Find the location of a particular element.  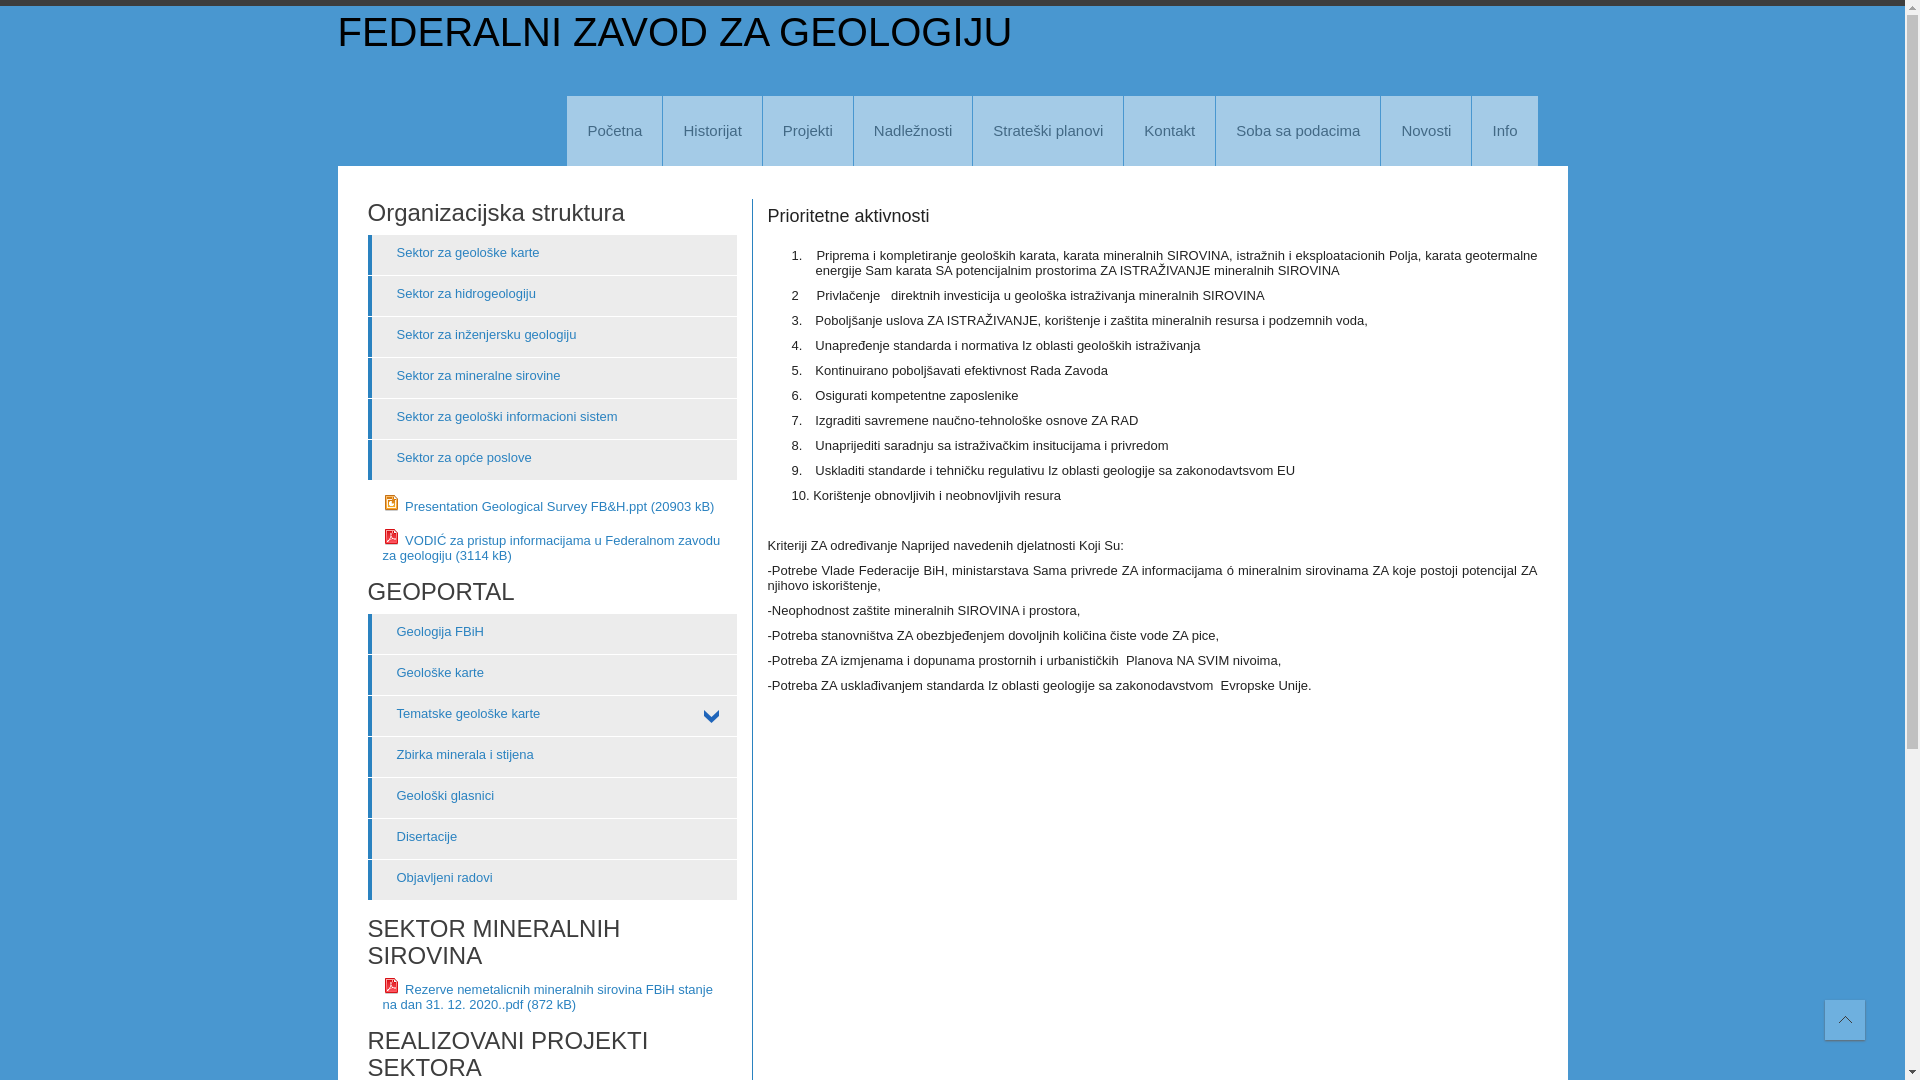

'Sektor za hidrogeologiju' is located at coordinates (552, 296).